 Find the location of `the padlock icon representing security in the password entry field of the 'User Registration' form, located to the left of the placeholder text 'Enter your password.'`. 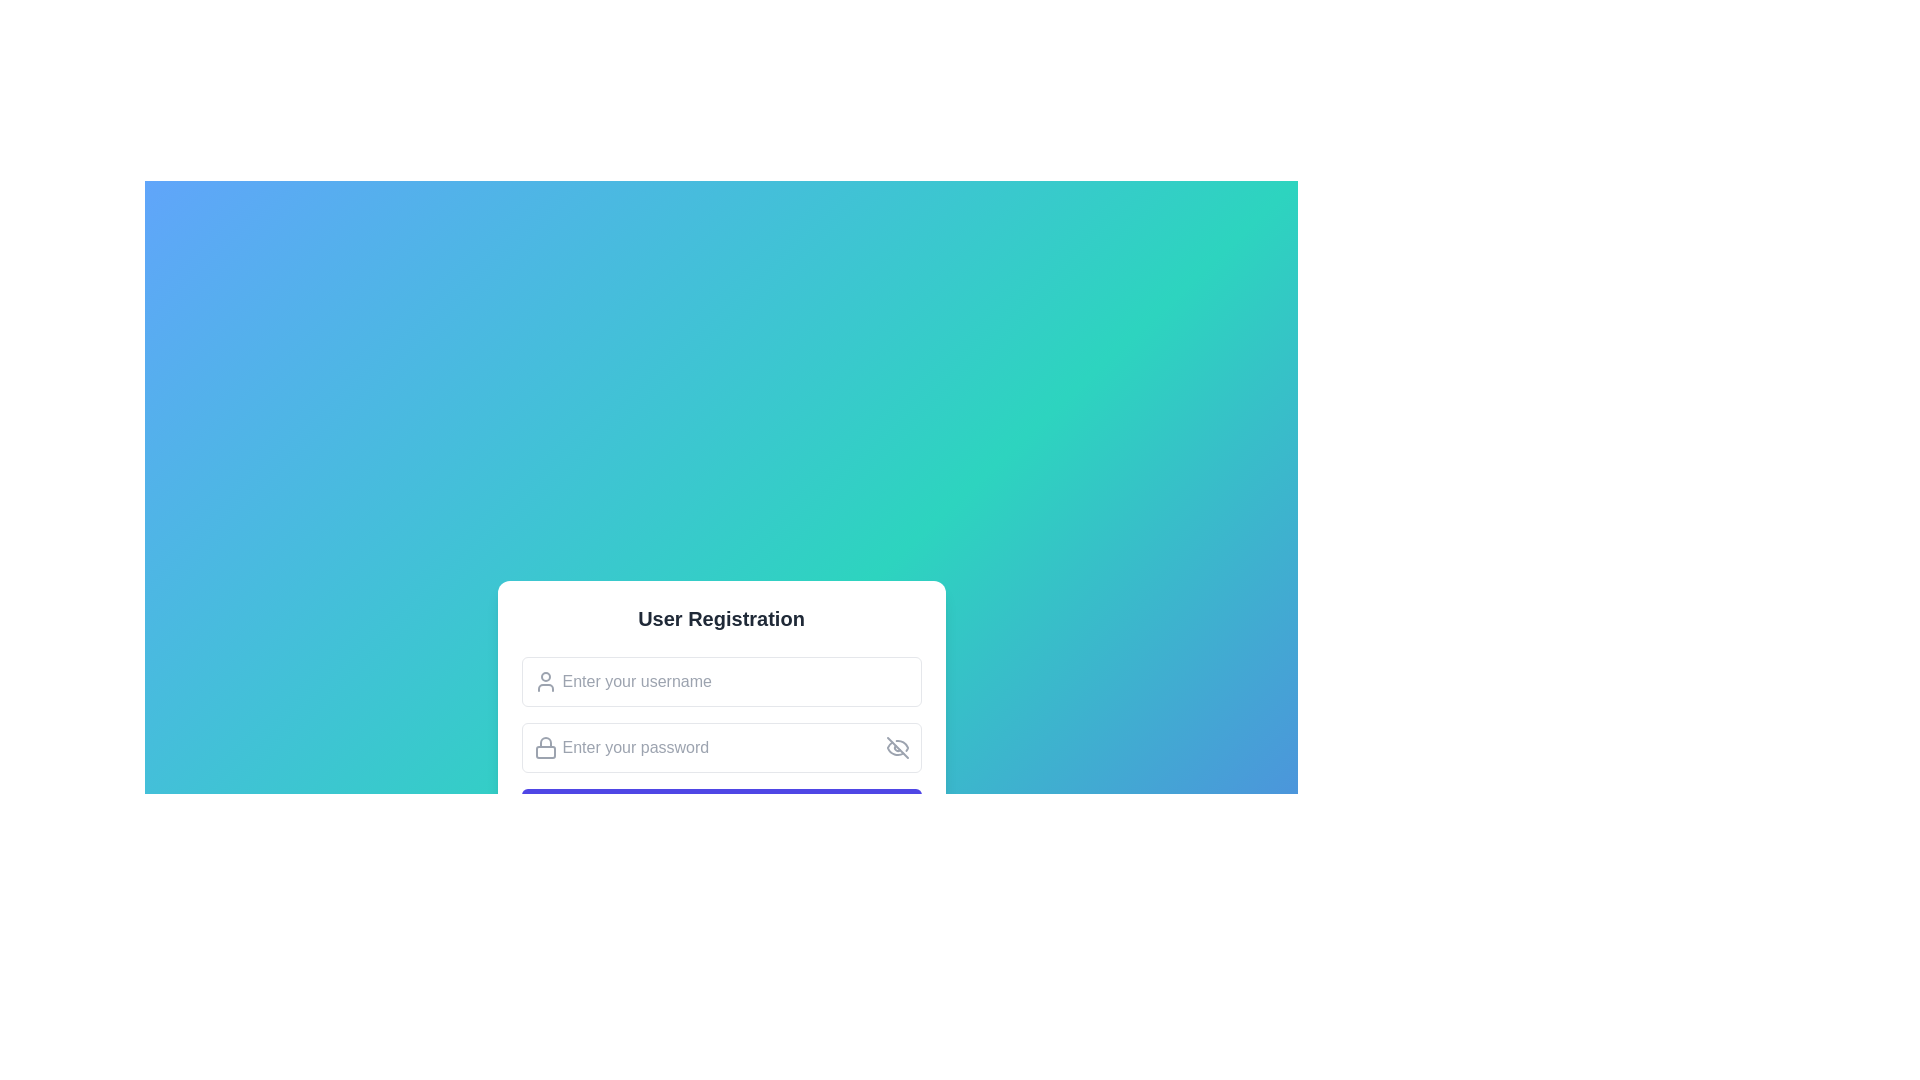

the padlock icon representing security in the password entry field of the 'User Registration' form, located to the left of the placeholder text 'Enter your password.' is located at coordinates (545, 748).